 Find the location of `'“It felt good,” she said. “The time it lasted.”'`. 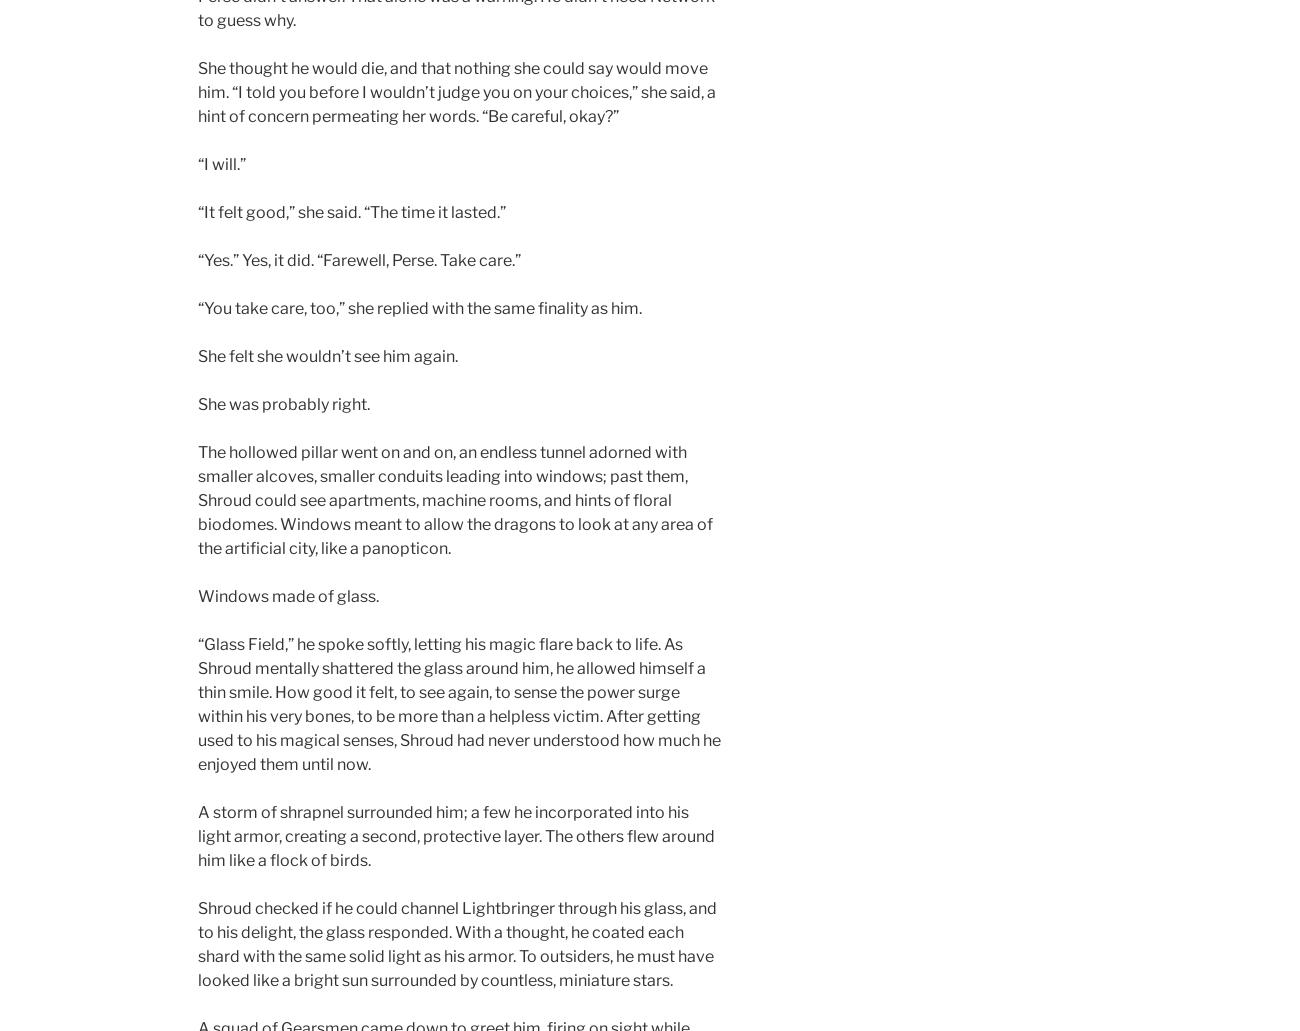

'“It felt good,” she said. “The time it lasted.”' is located at coordinates (351, 212).